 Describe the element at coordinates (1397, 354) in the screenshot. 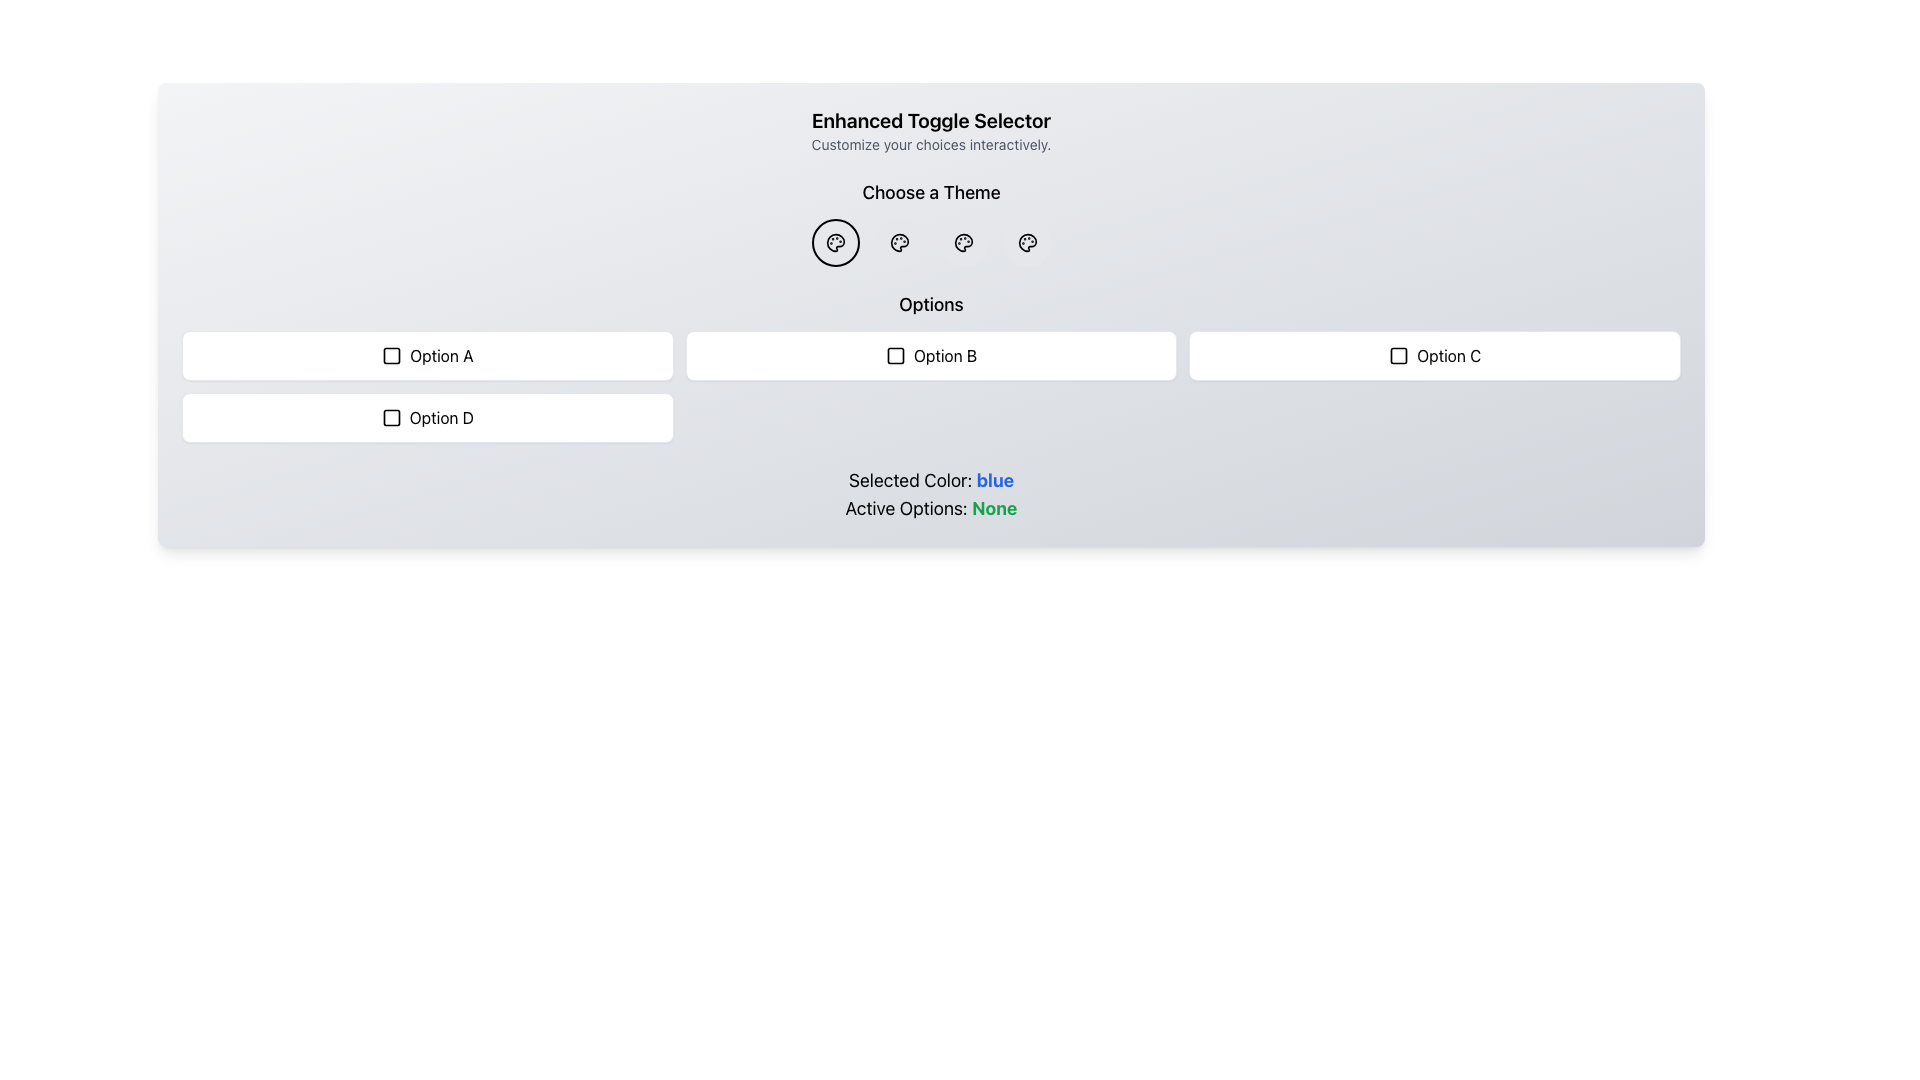

I see `the checkbox for 'Option C'` at that location.